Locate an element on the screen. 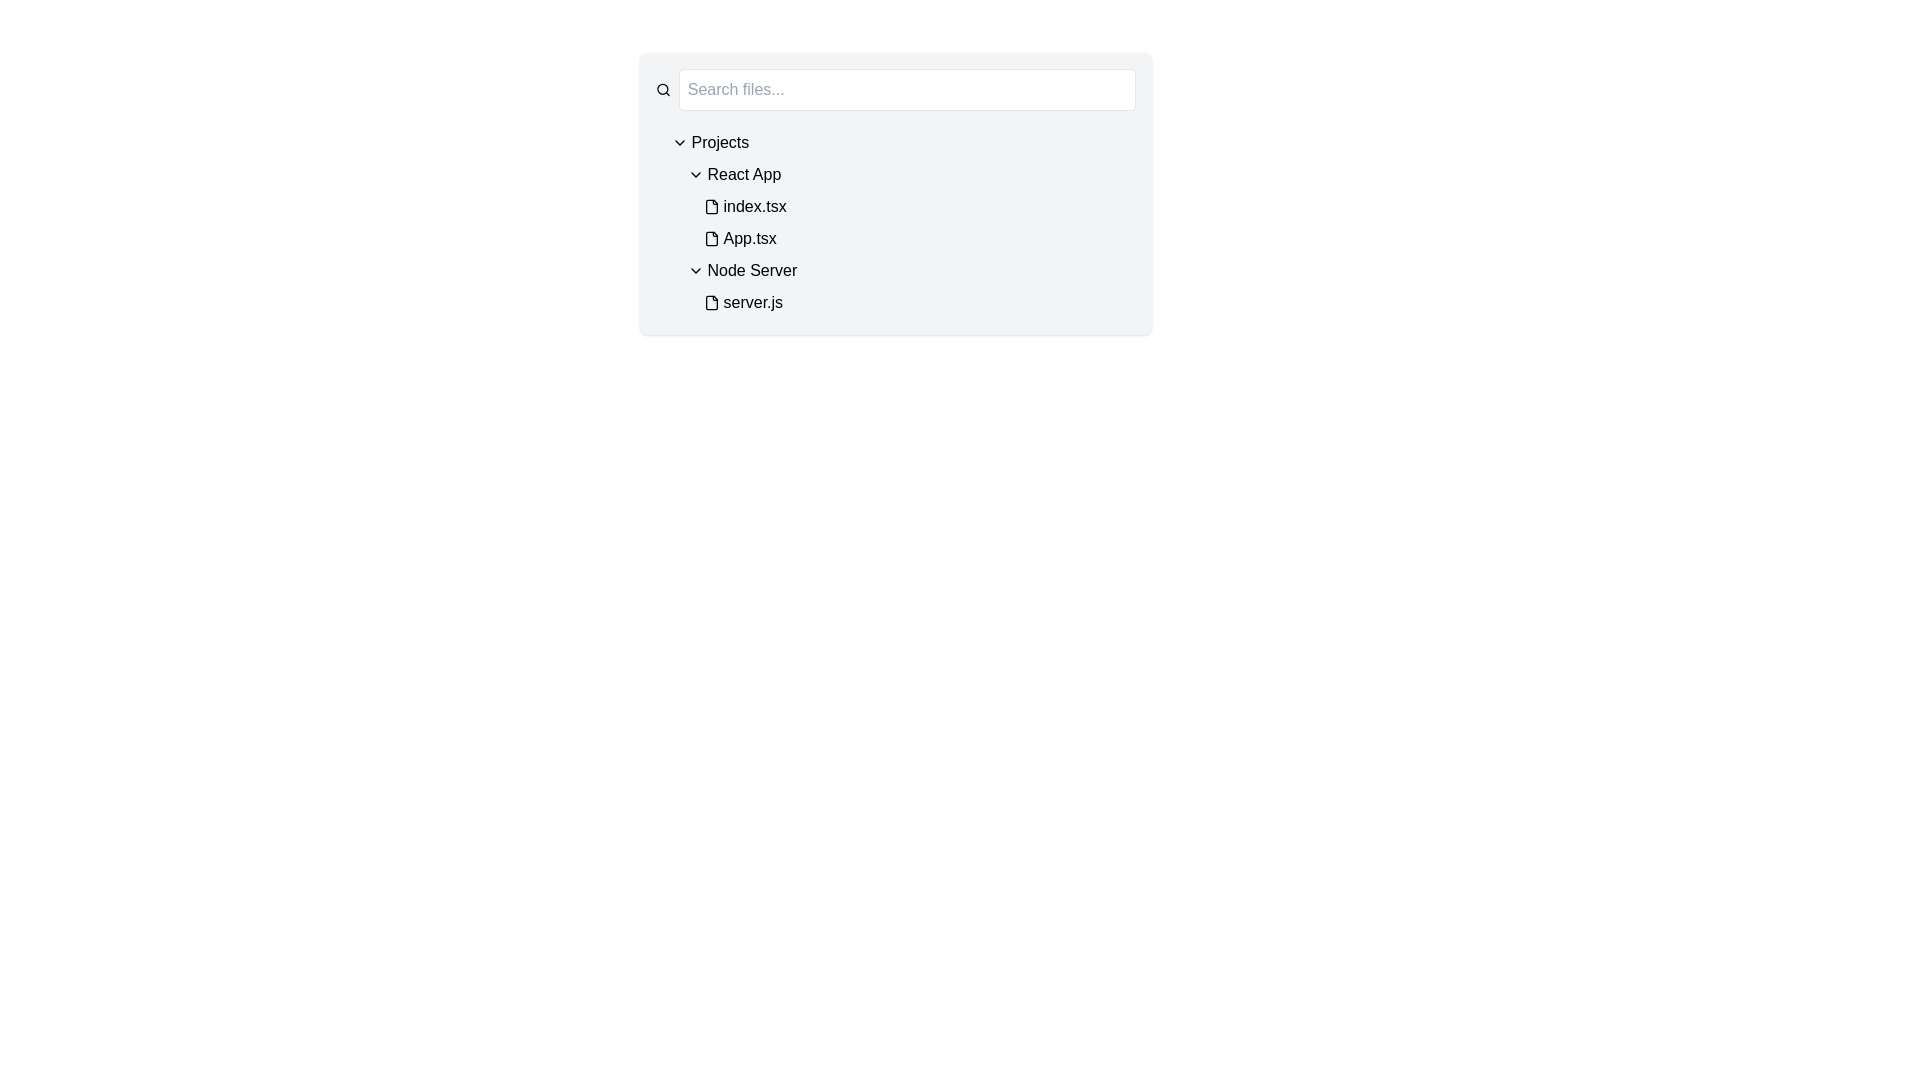 This screenshot has width=1920, height=1080. the Text Label in the File Tree that is positioned under the 'React App' folder, directly below 'App.tsx' and above 'server.js' is located at coordinates (751, 270).